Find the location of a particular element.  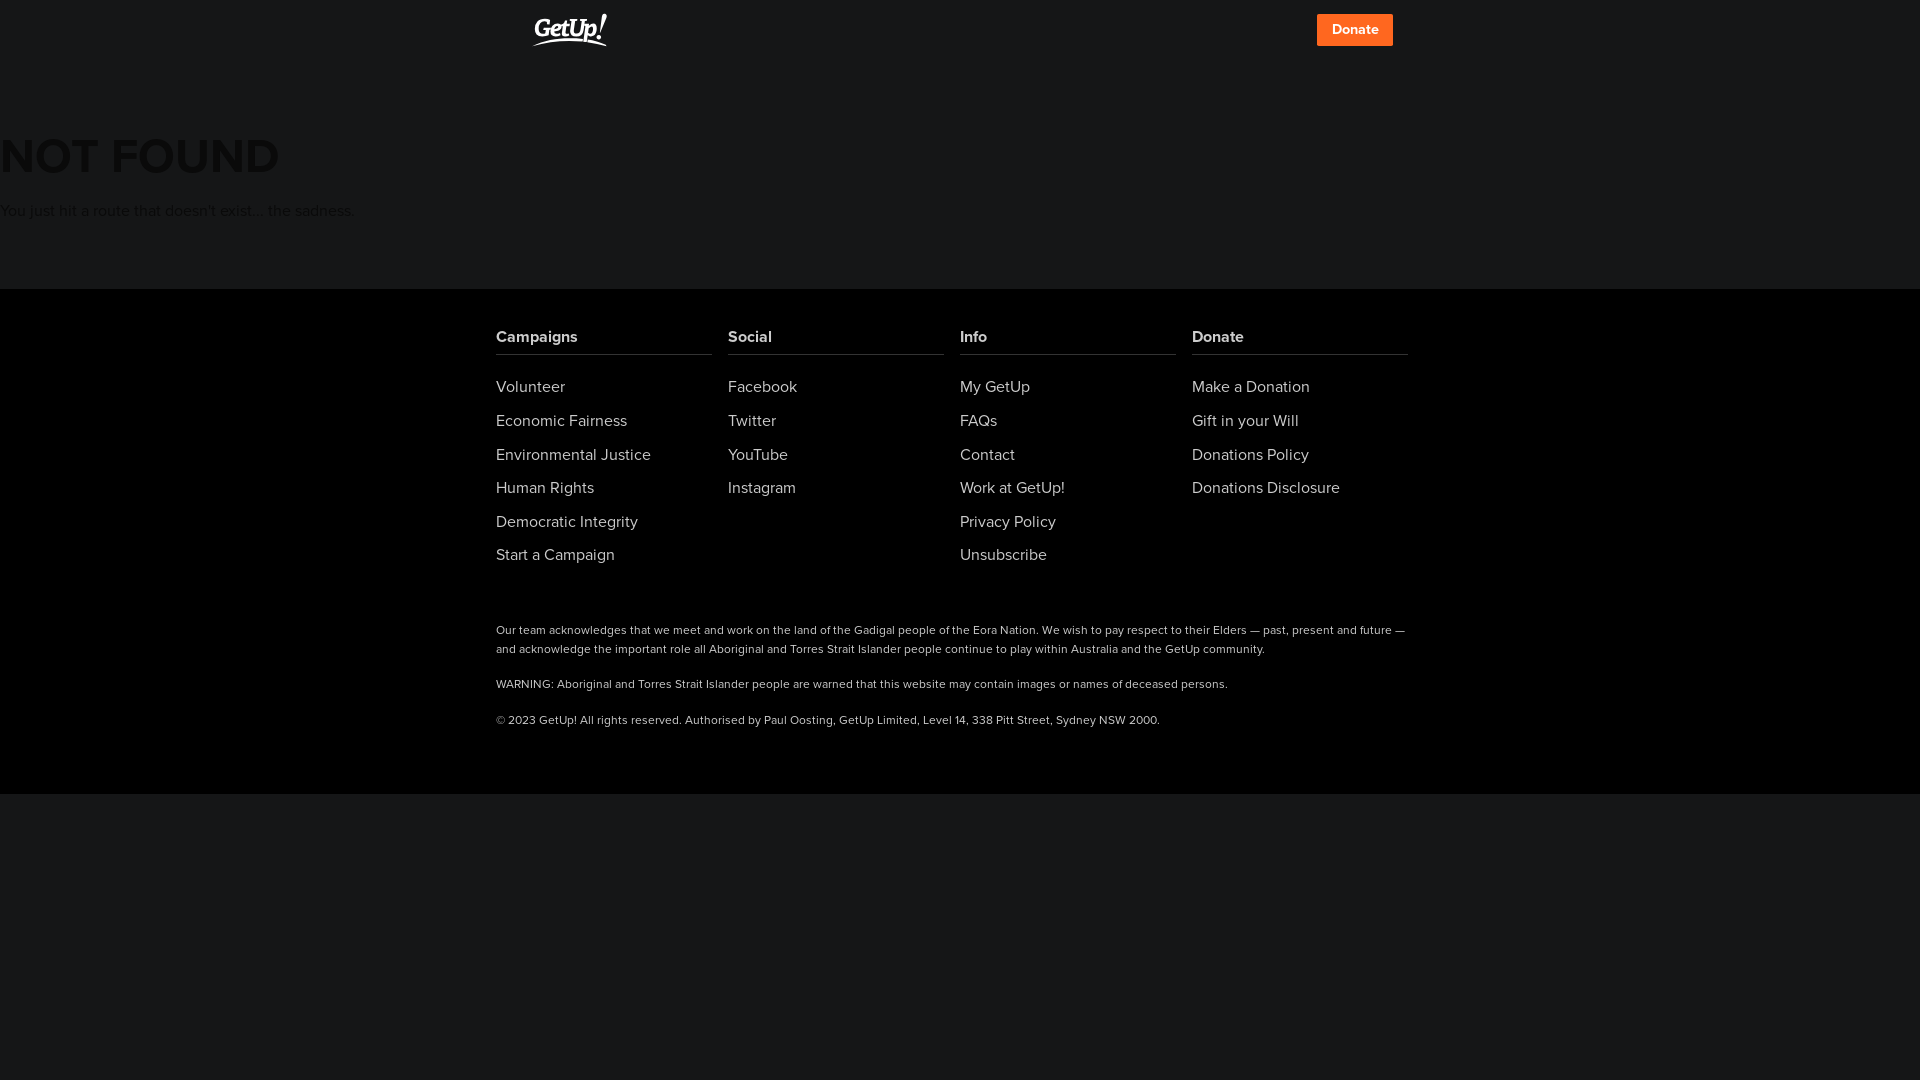

'YouTube' is located at coordinates (757, 455).